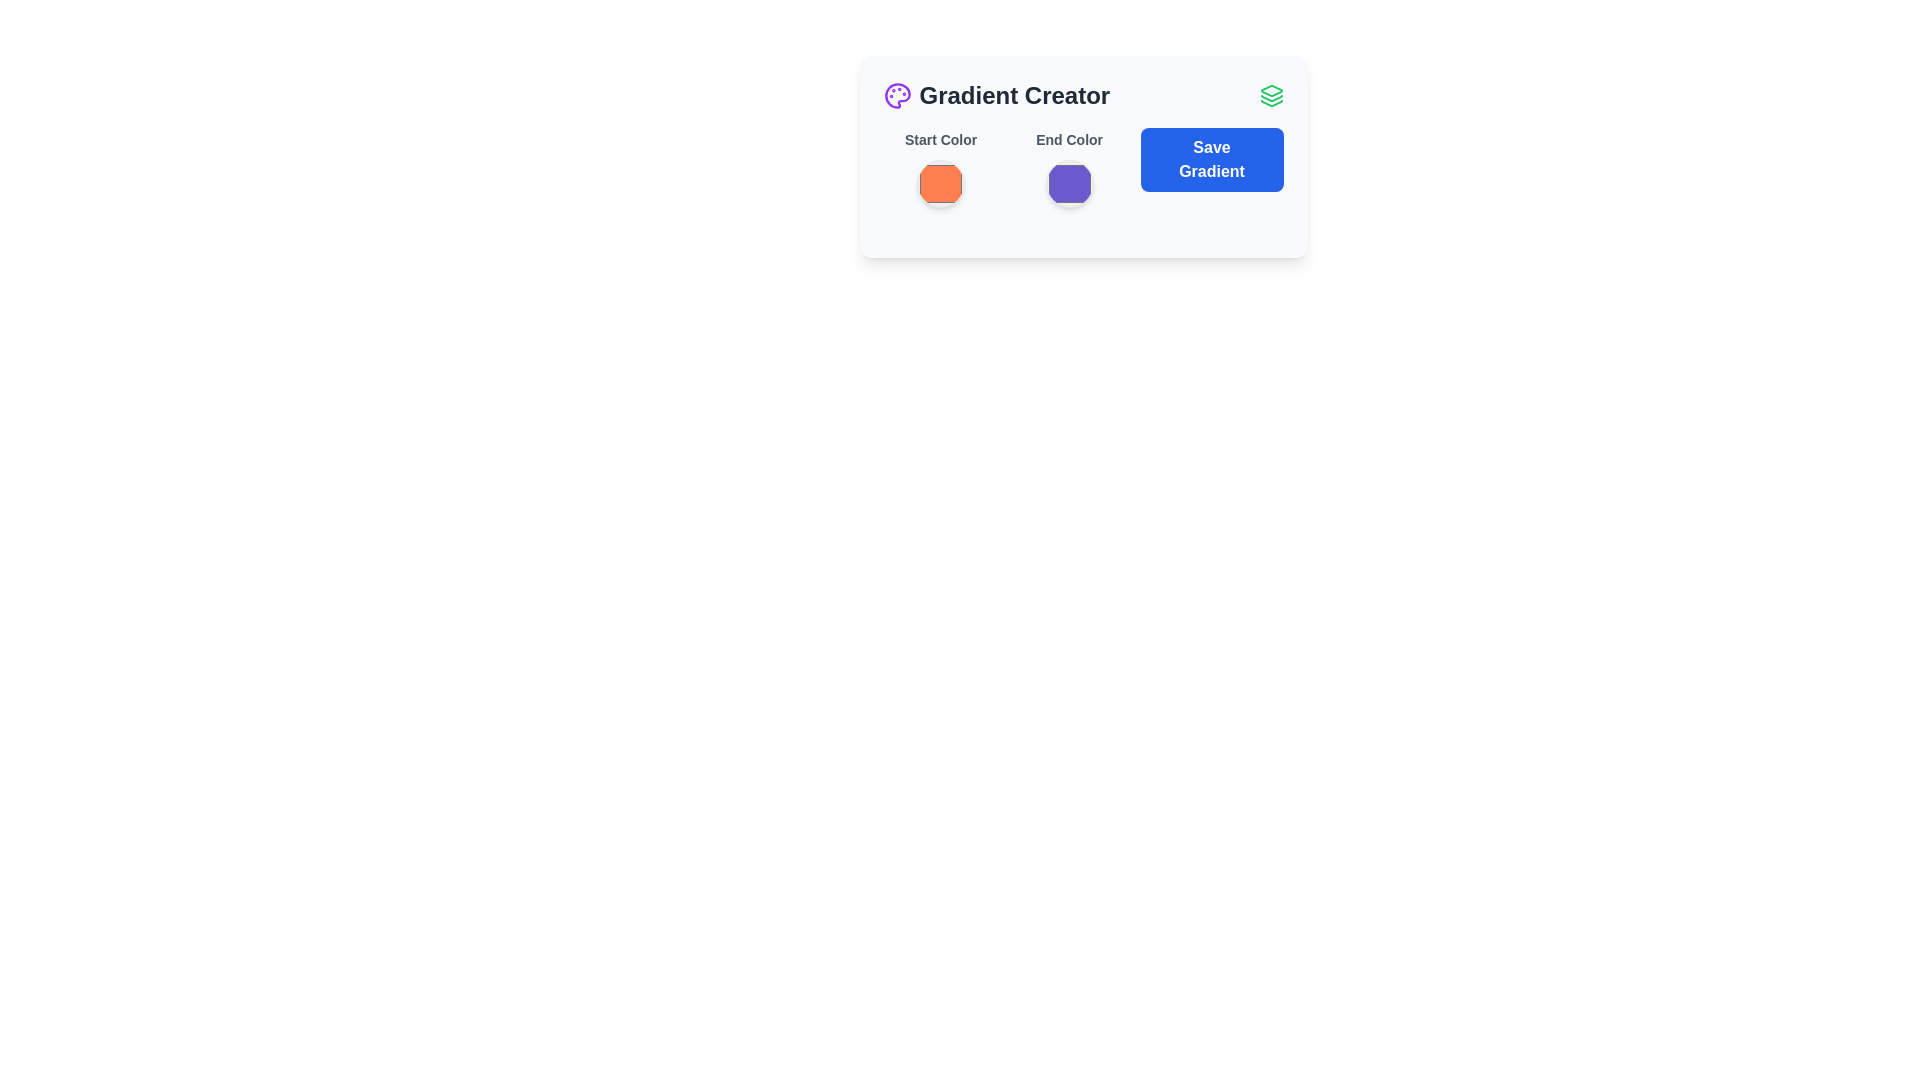  What do you see at coordinates (939, 168) in the screenshot?
I see `the 'Start Color' circular color picker component, which is prominently located on the left side of the gradient editor interface, to pick a new color` at bounding box center [939, 168].